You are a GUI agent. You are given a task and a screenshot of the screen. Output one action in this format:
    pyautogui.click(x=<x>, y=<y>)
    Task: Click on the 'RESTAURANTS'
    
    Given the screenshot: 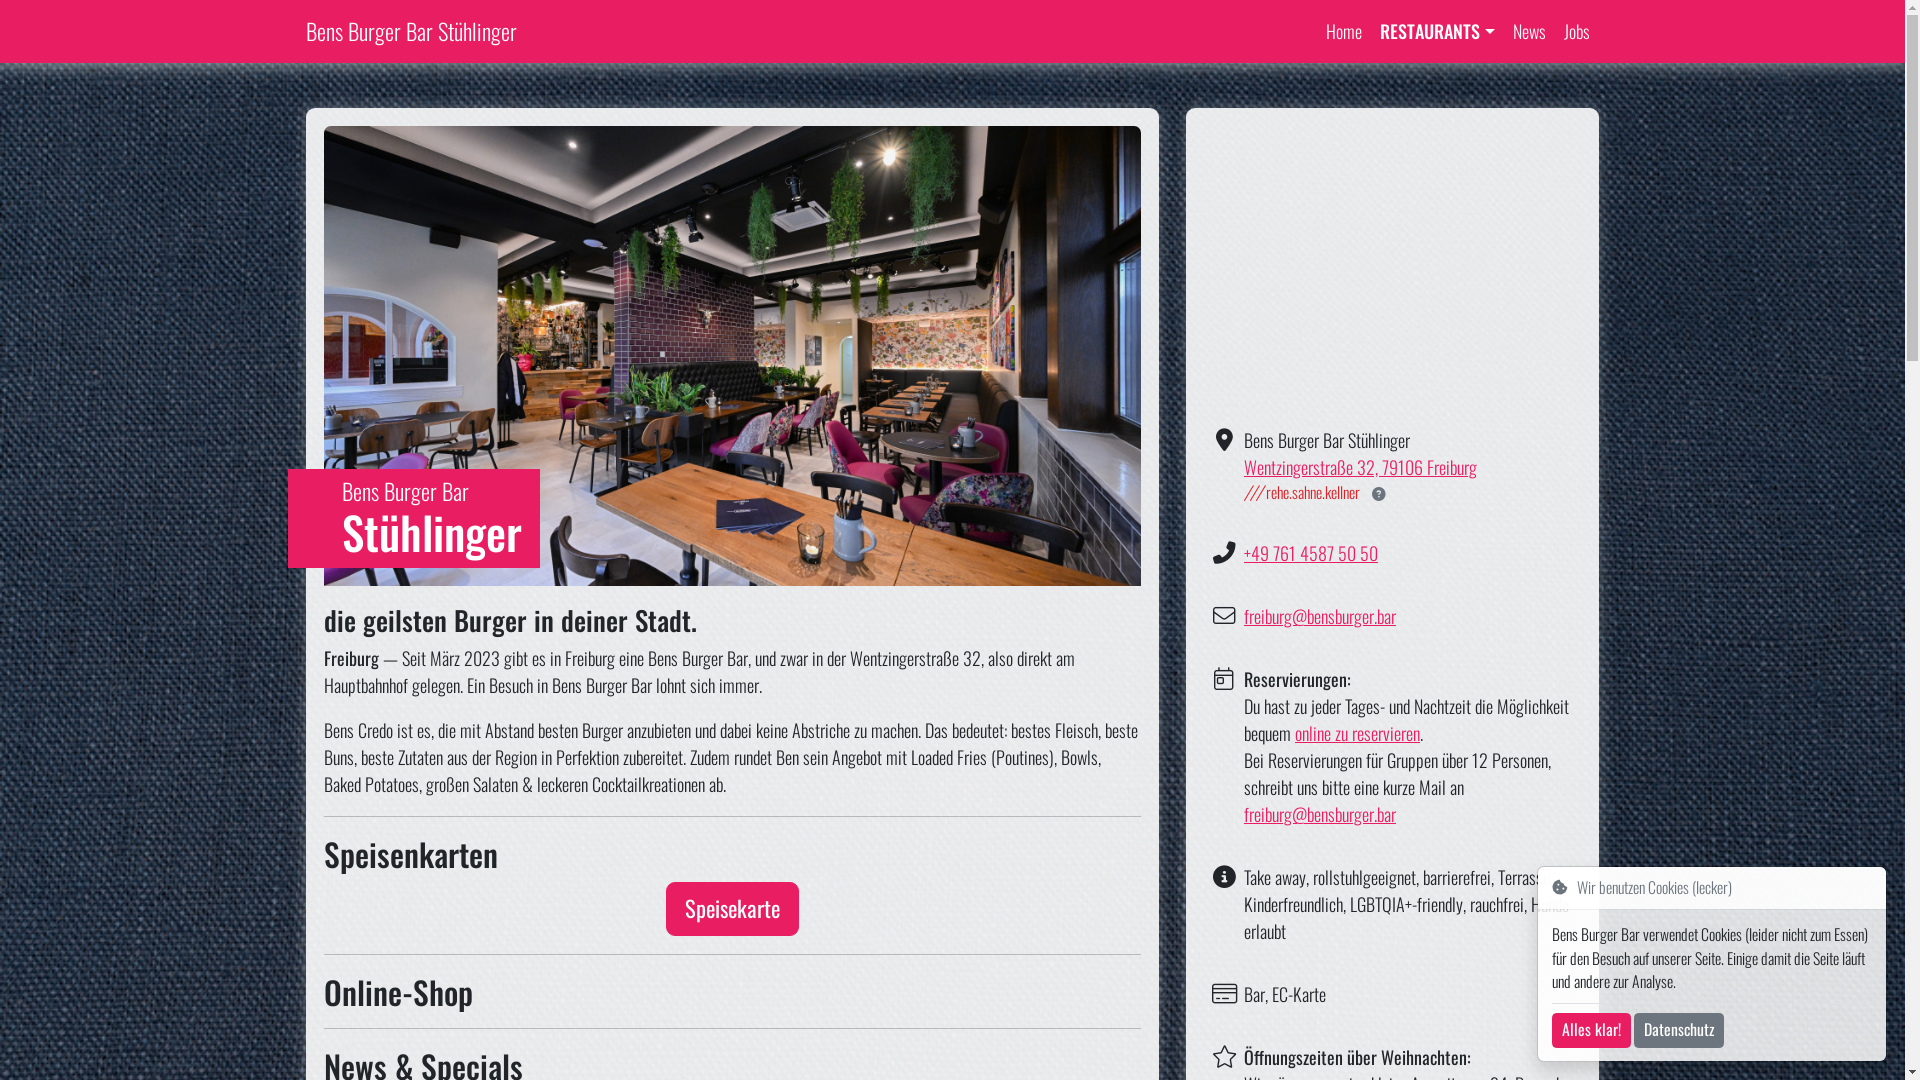 What is the action you would take?
    pyautogui.click(x=1436, y=31)
    